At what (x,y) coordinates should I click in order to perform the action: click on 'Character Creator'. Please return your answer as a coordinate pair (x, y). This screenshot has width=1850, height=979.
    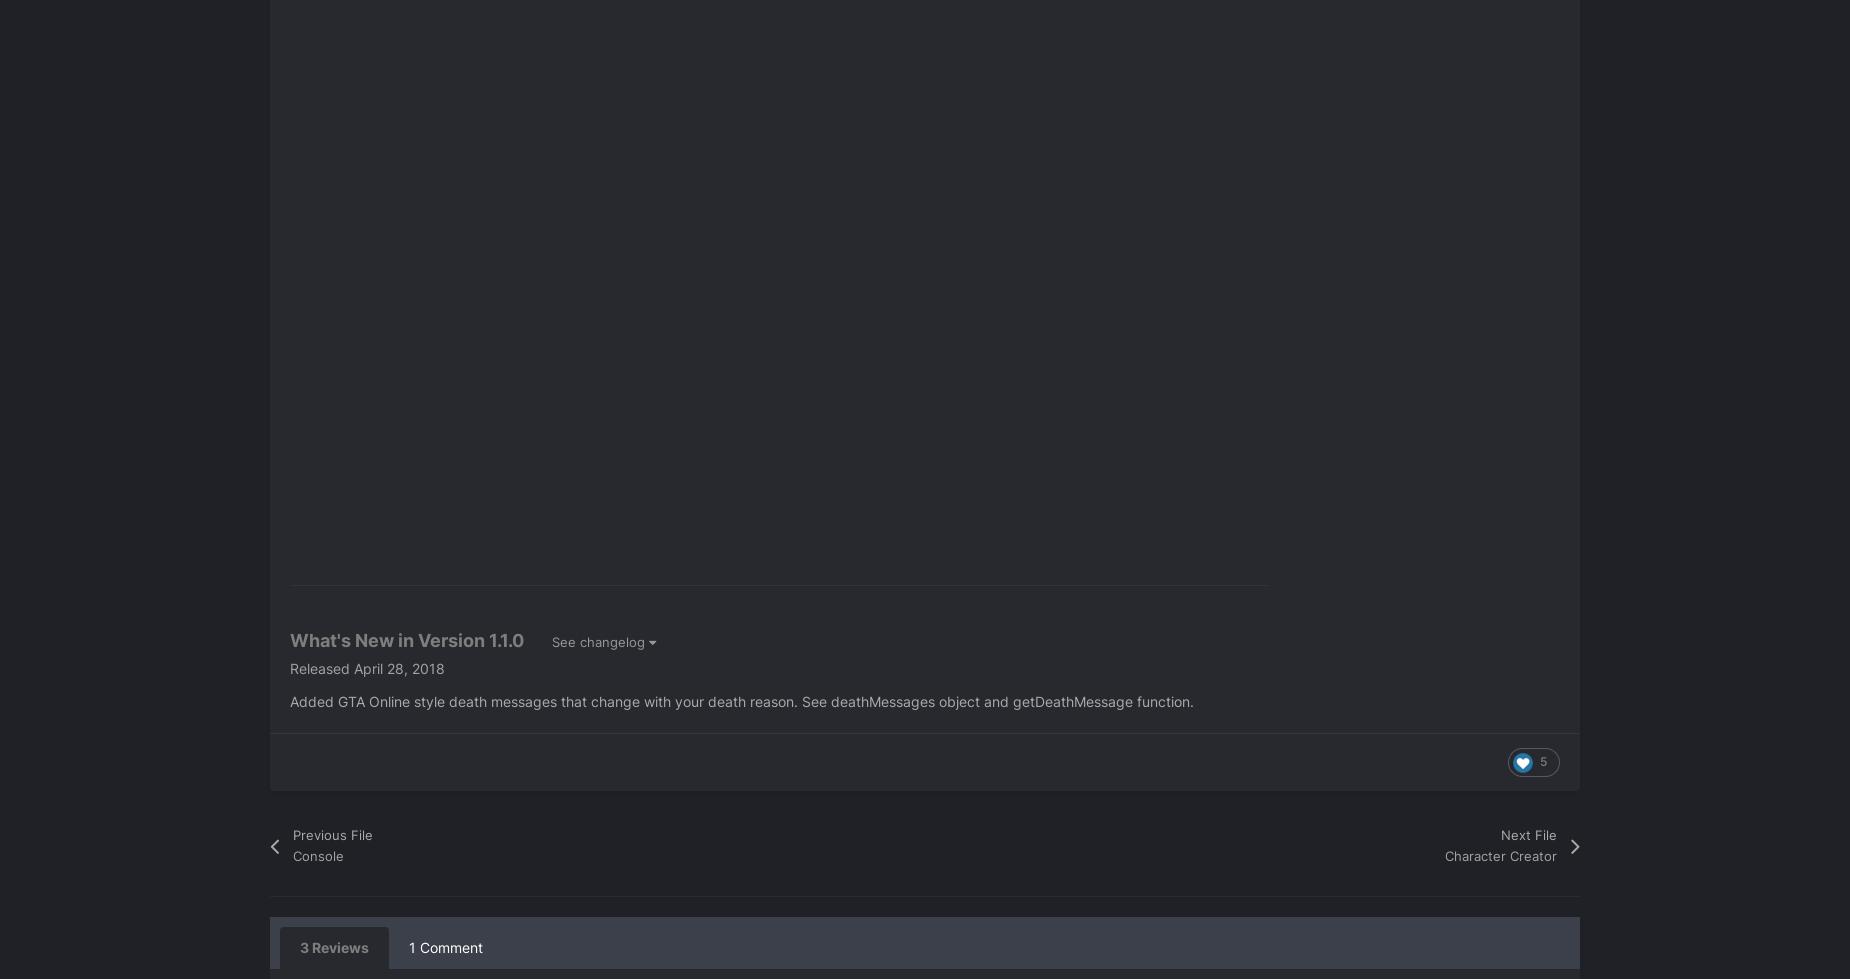
    Looking at the image, I should click on (1499, 853).